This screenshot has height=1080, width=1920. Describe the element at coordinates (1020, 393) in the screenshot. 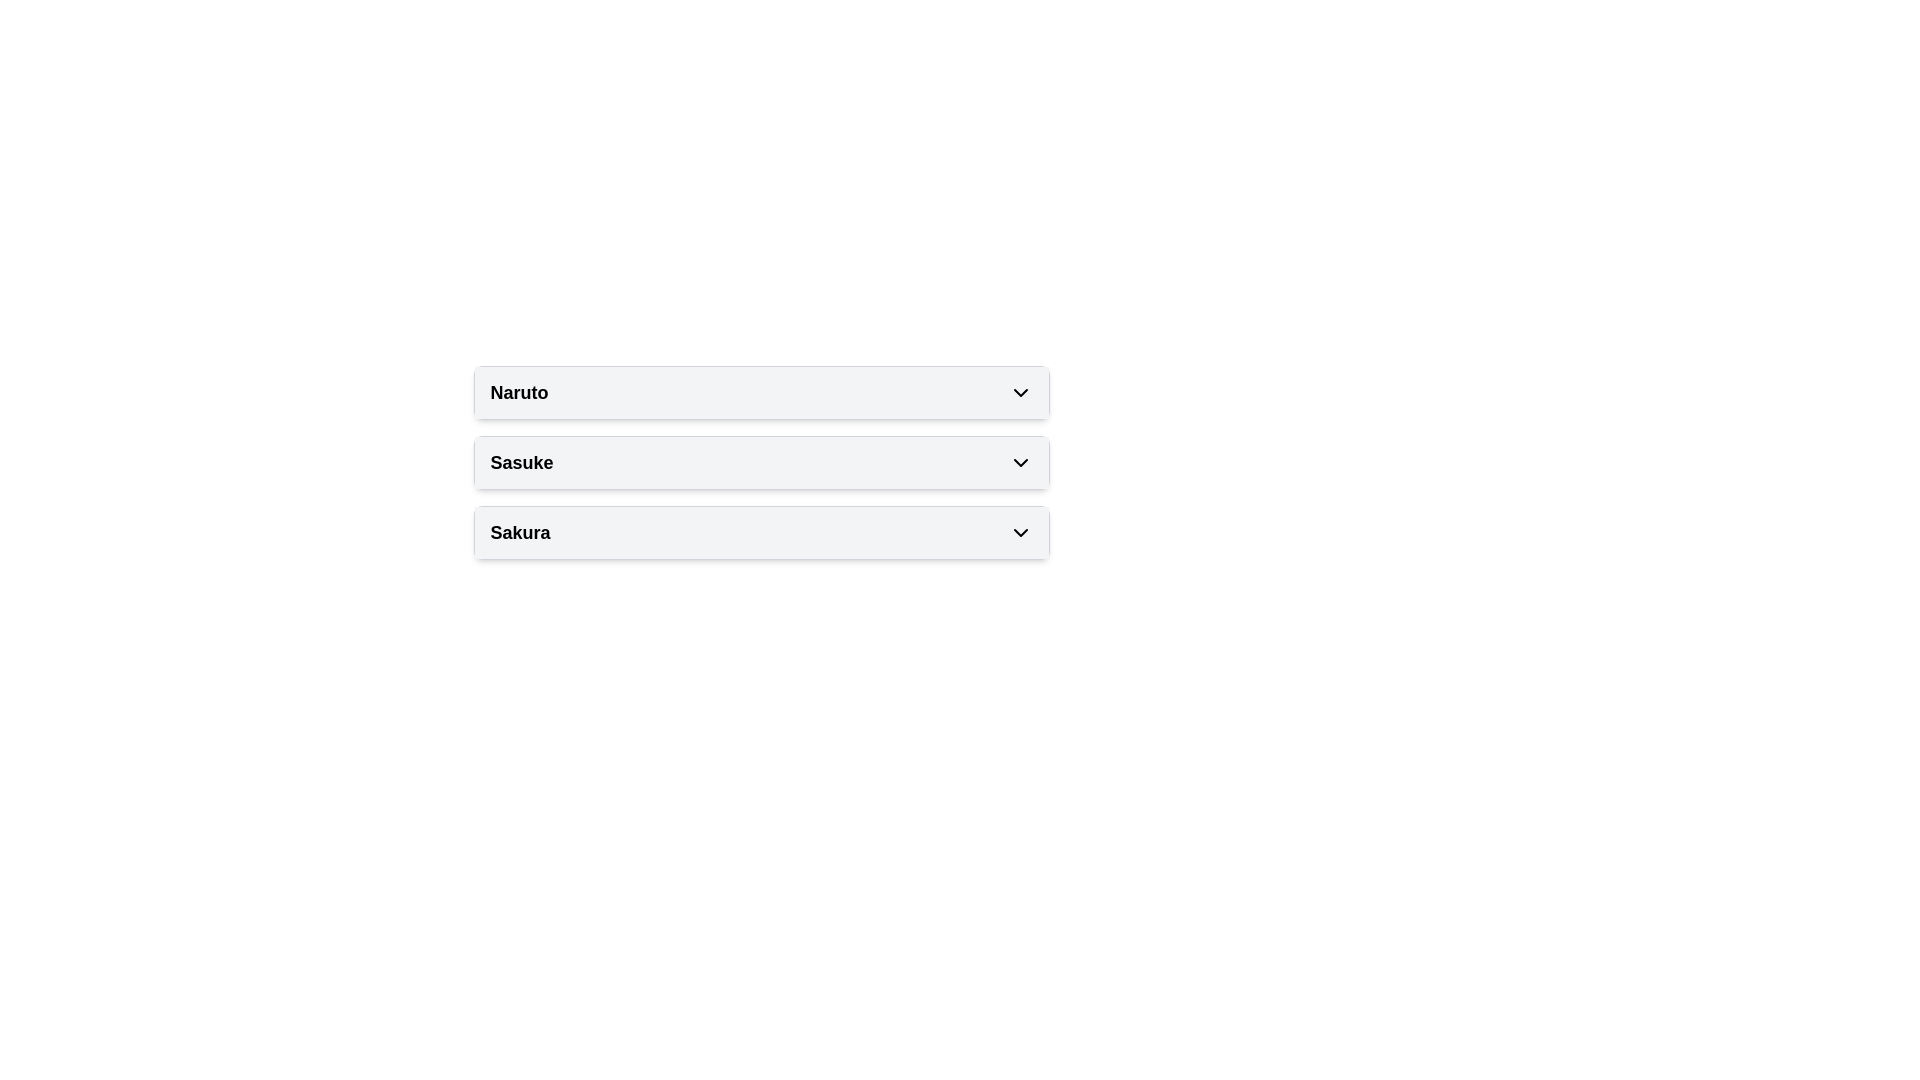

I see `the Icon Button located at the rightmost end of the 'Naruto' header` at that location.